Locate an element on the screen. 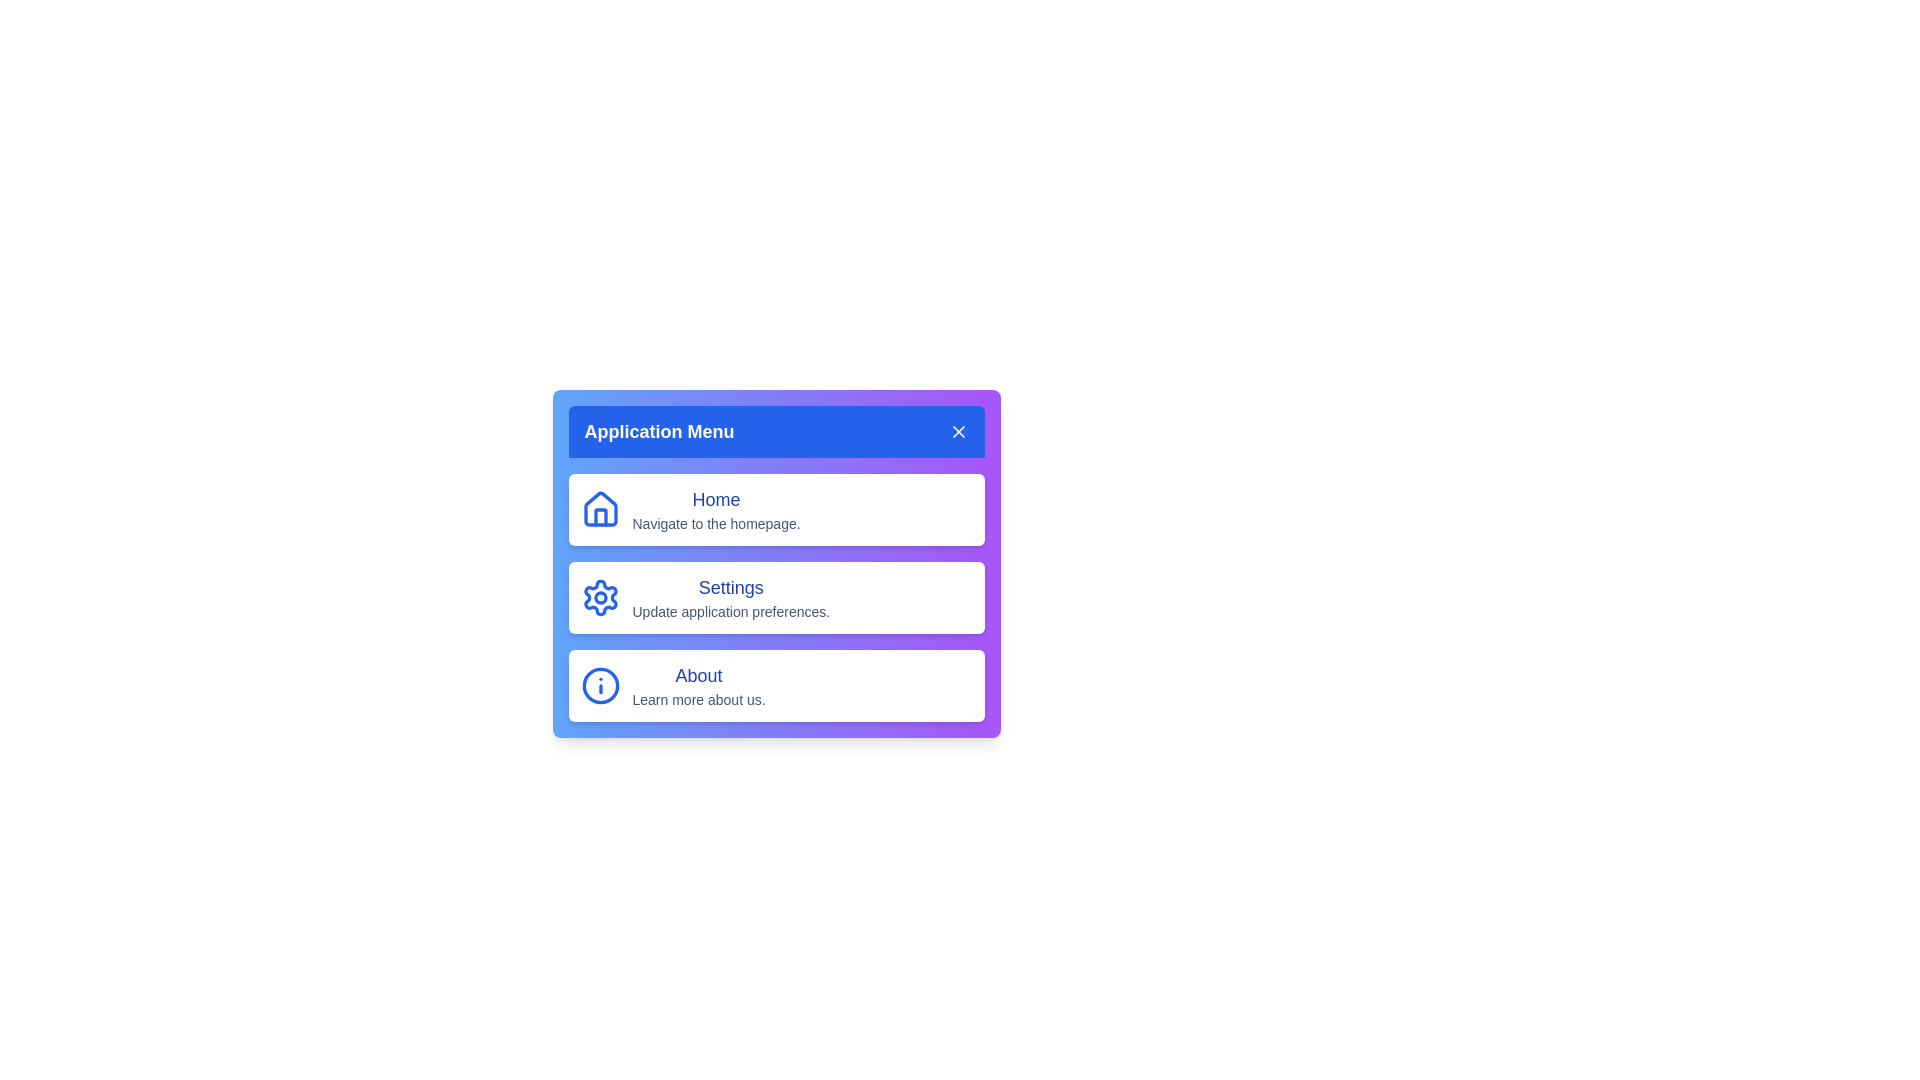 This screenshot has width=1920, height=1080. the menu item Home and interact with it is located at coordinates (775, 508).